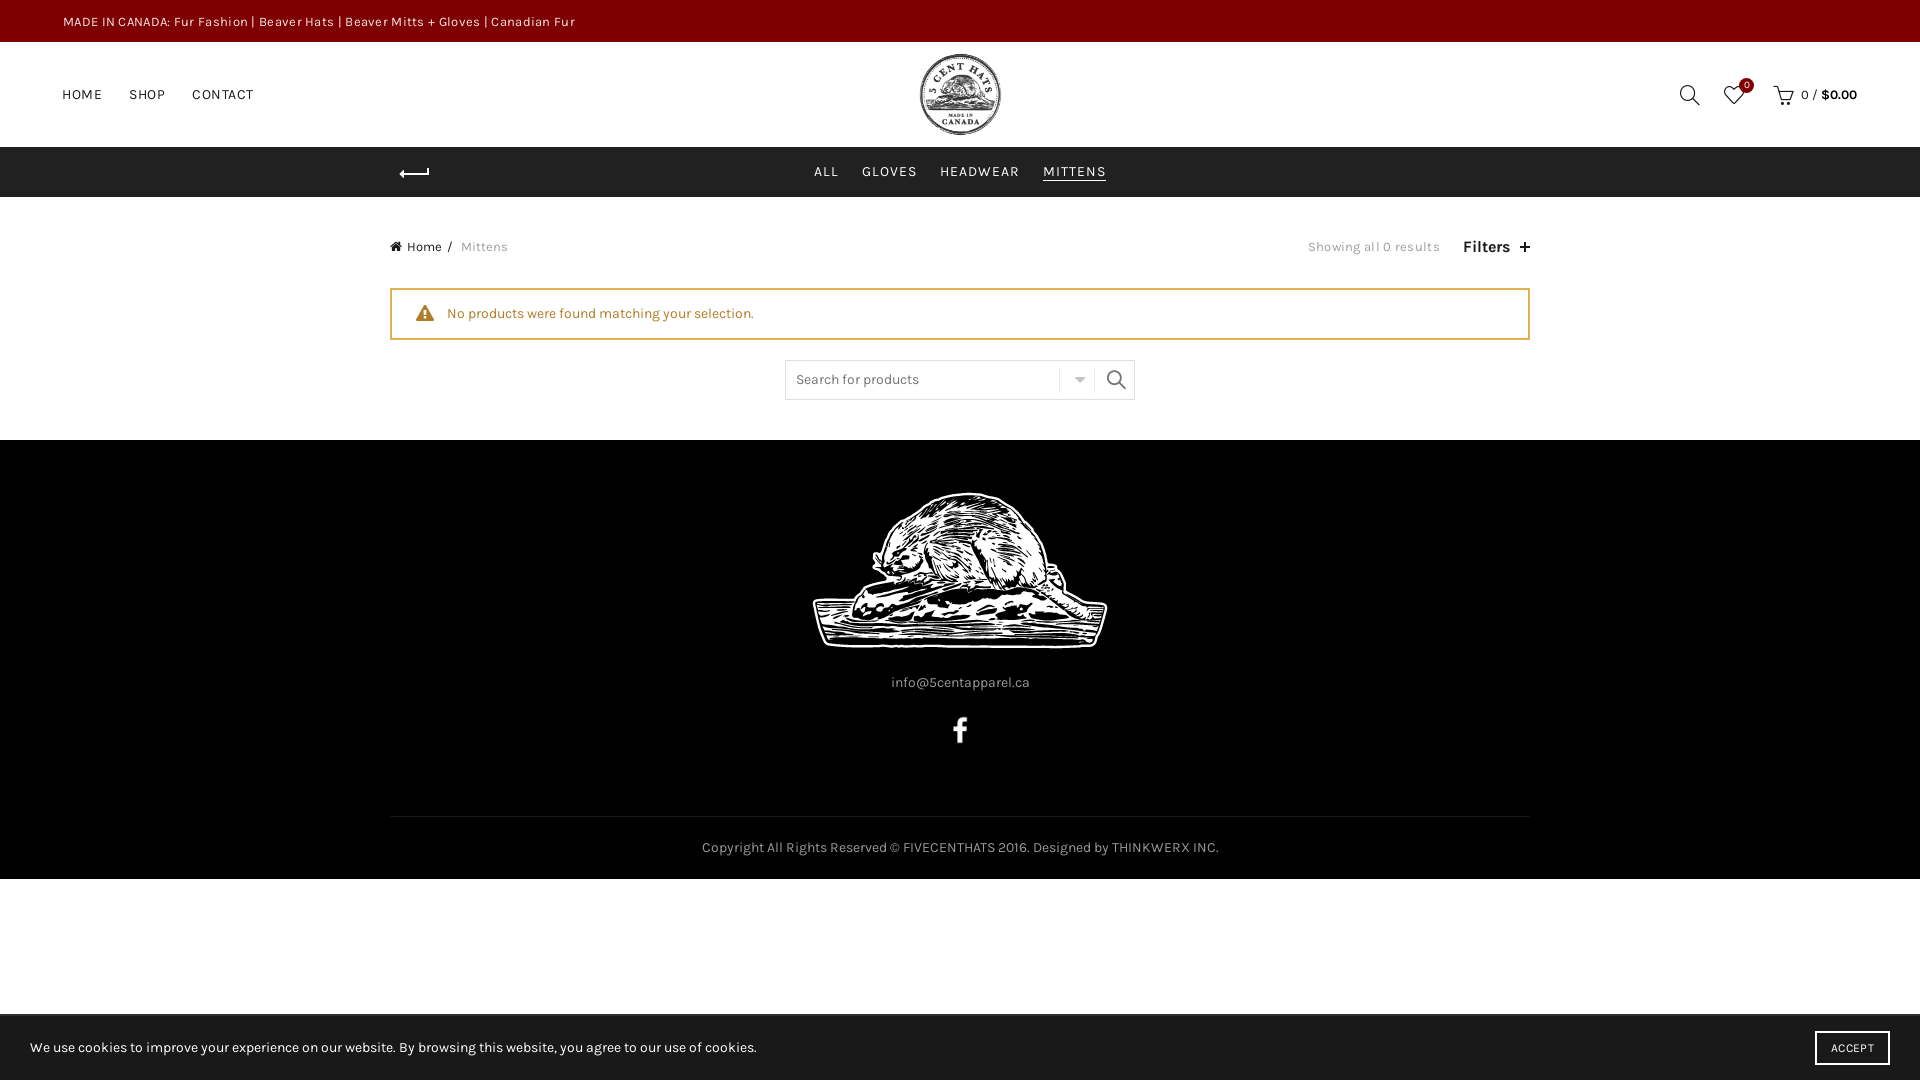 This screenshot has height=1080, width=1920. Describe the element at coordinates (1732, 95) in the screenshot. I see `'Wishlist` at that location.